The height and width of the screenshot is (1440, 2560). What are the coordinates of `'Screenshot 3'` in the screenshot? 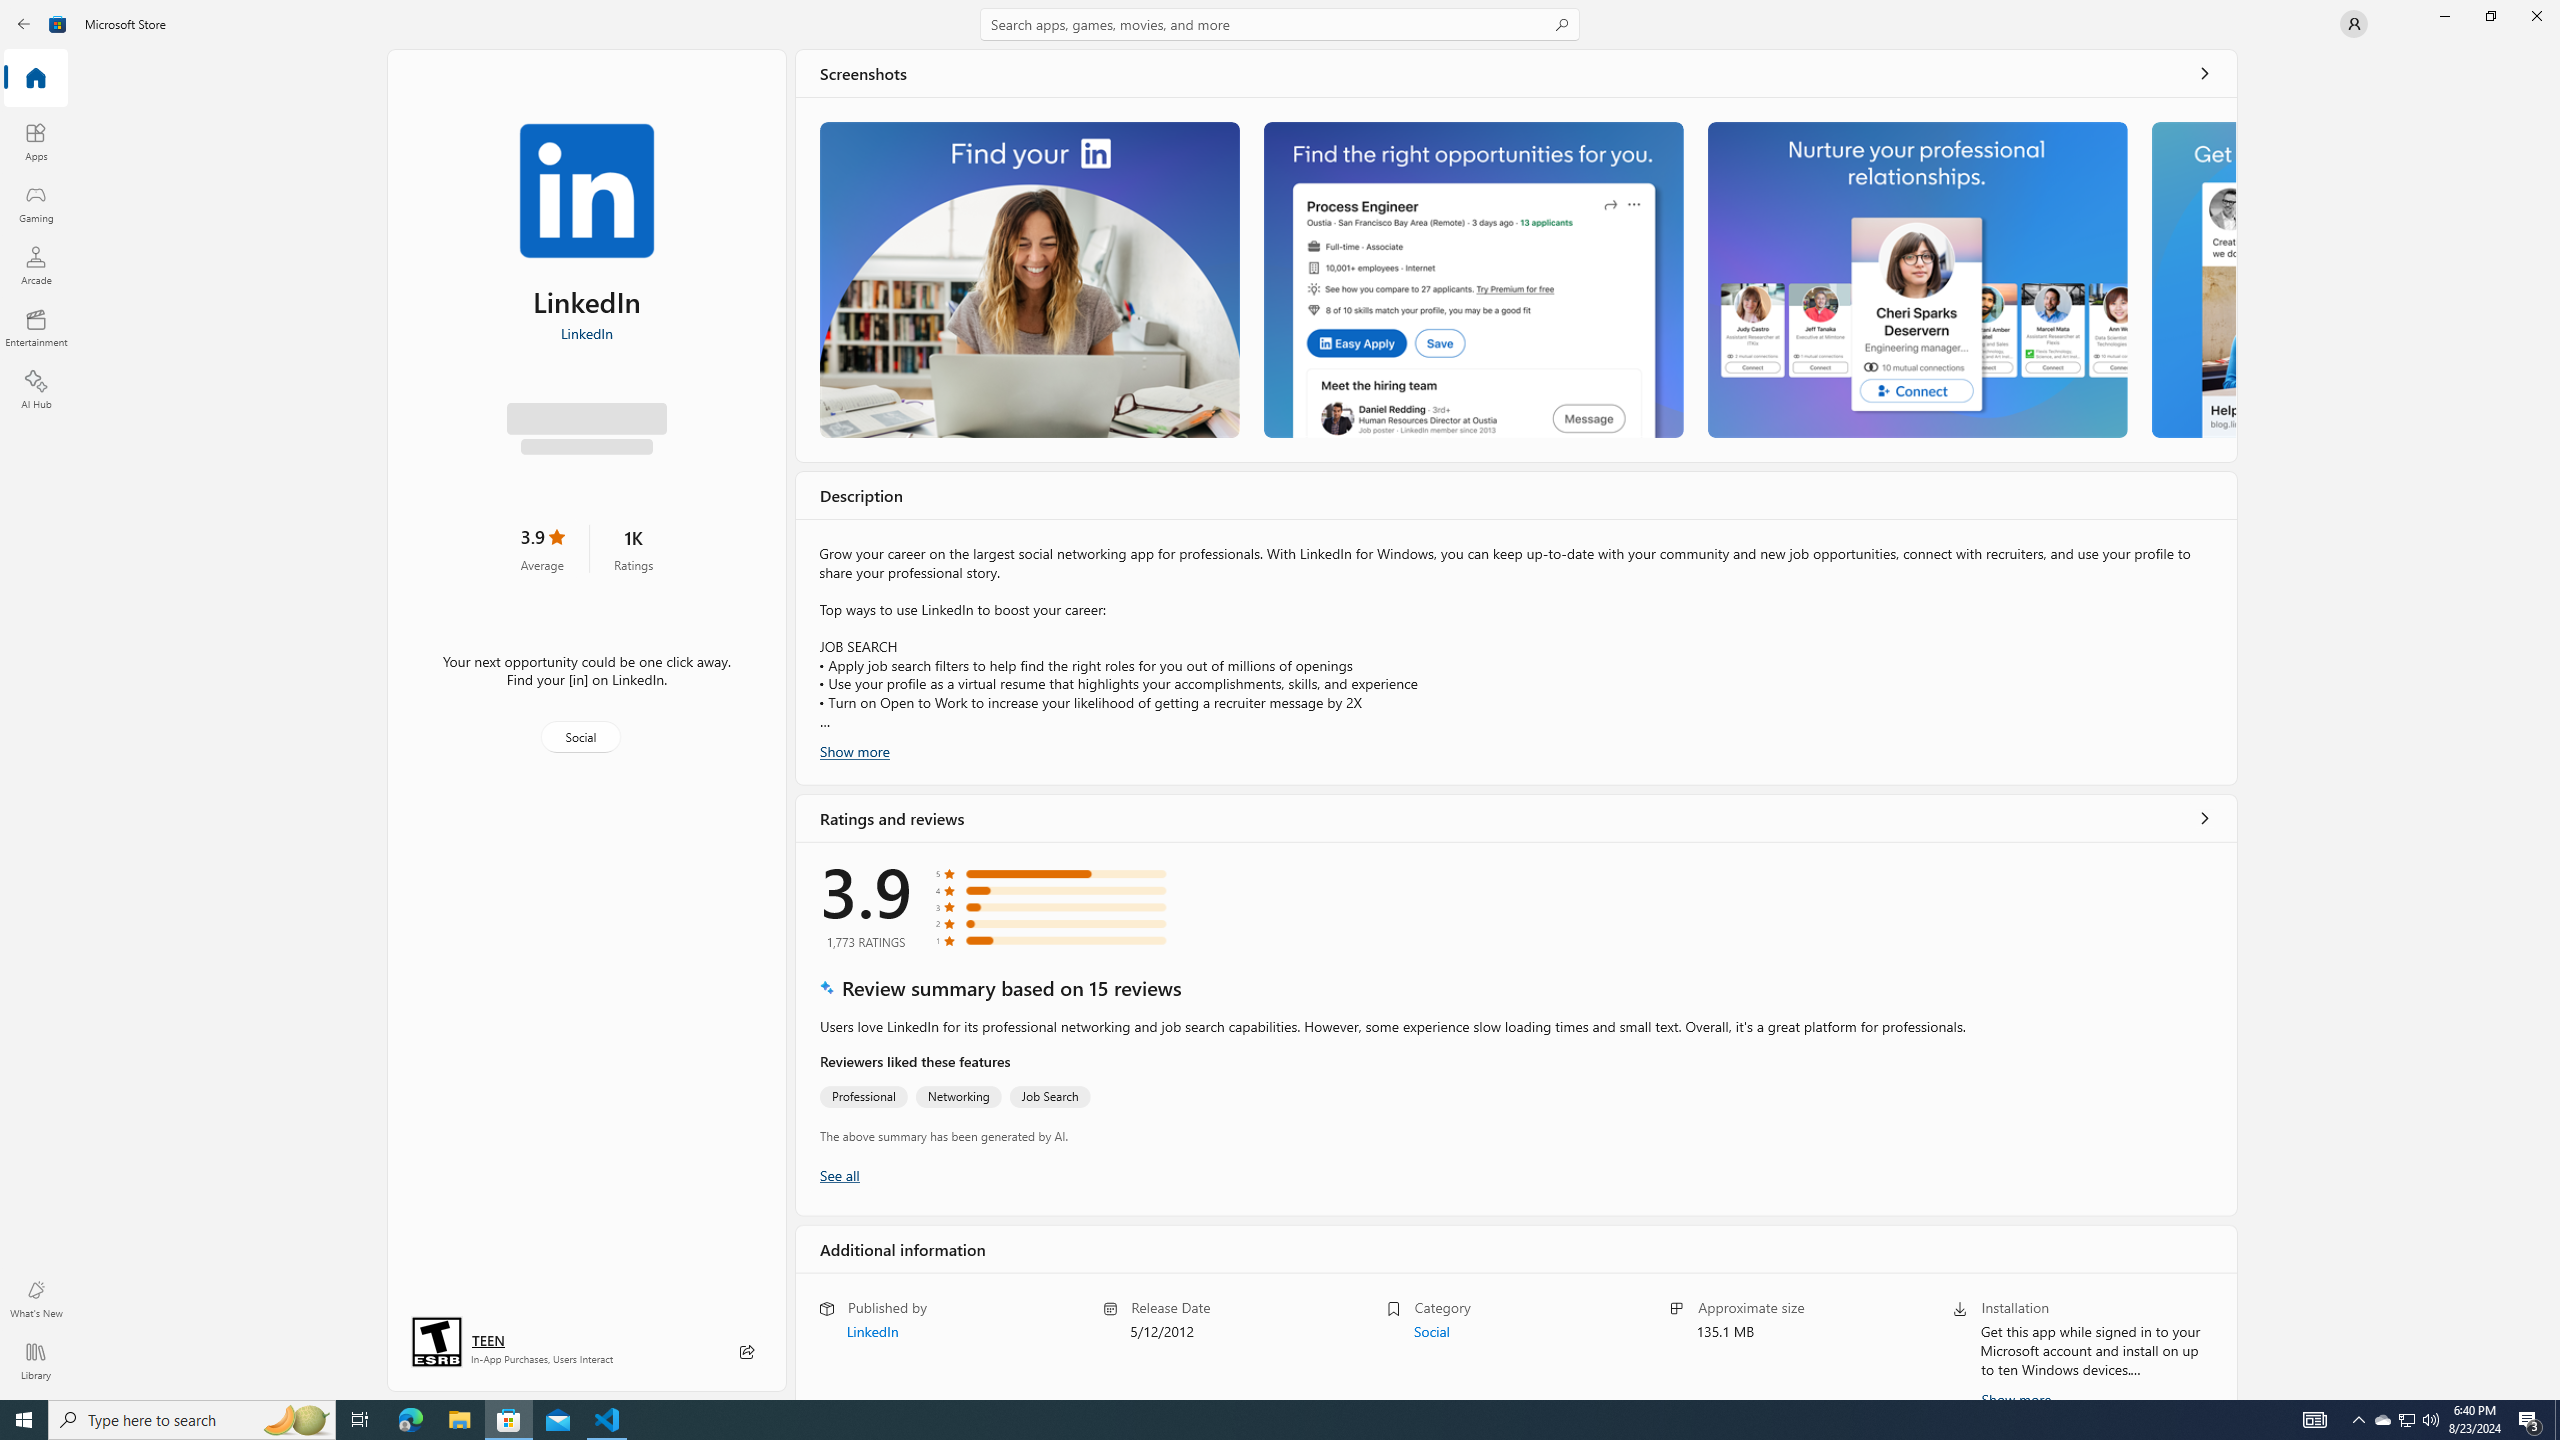 It's located at (1915, 279).